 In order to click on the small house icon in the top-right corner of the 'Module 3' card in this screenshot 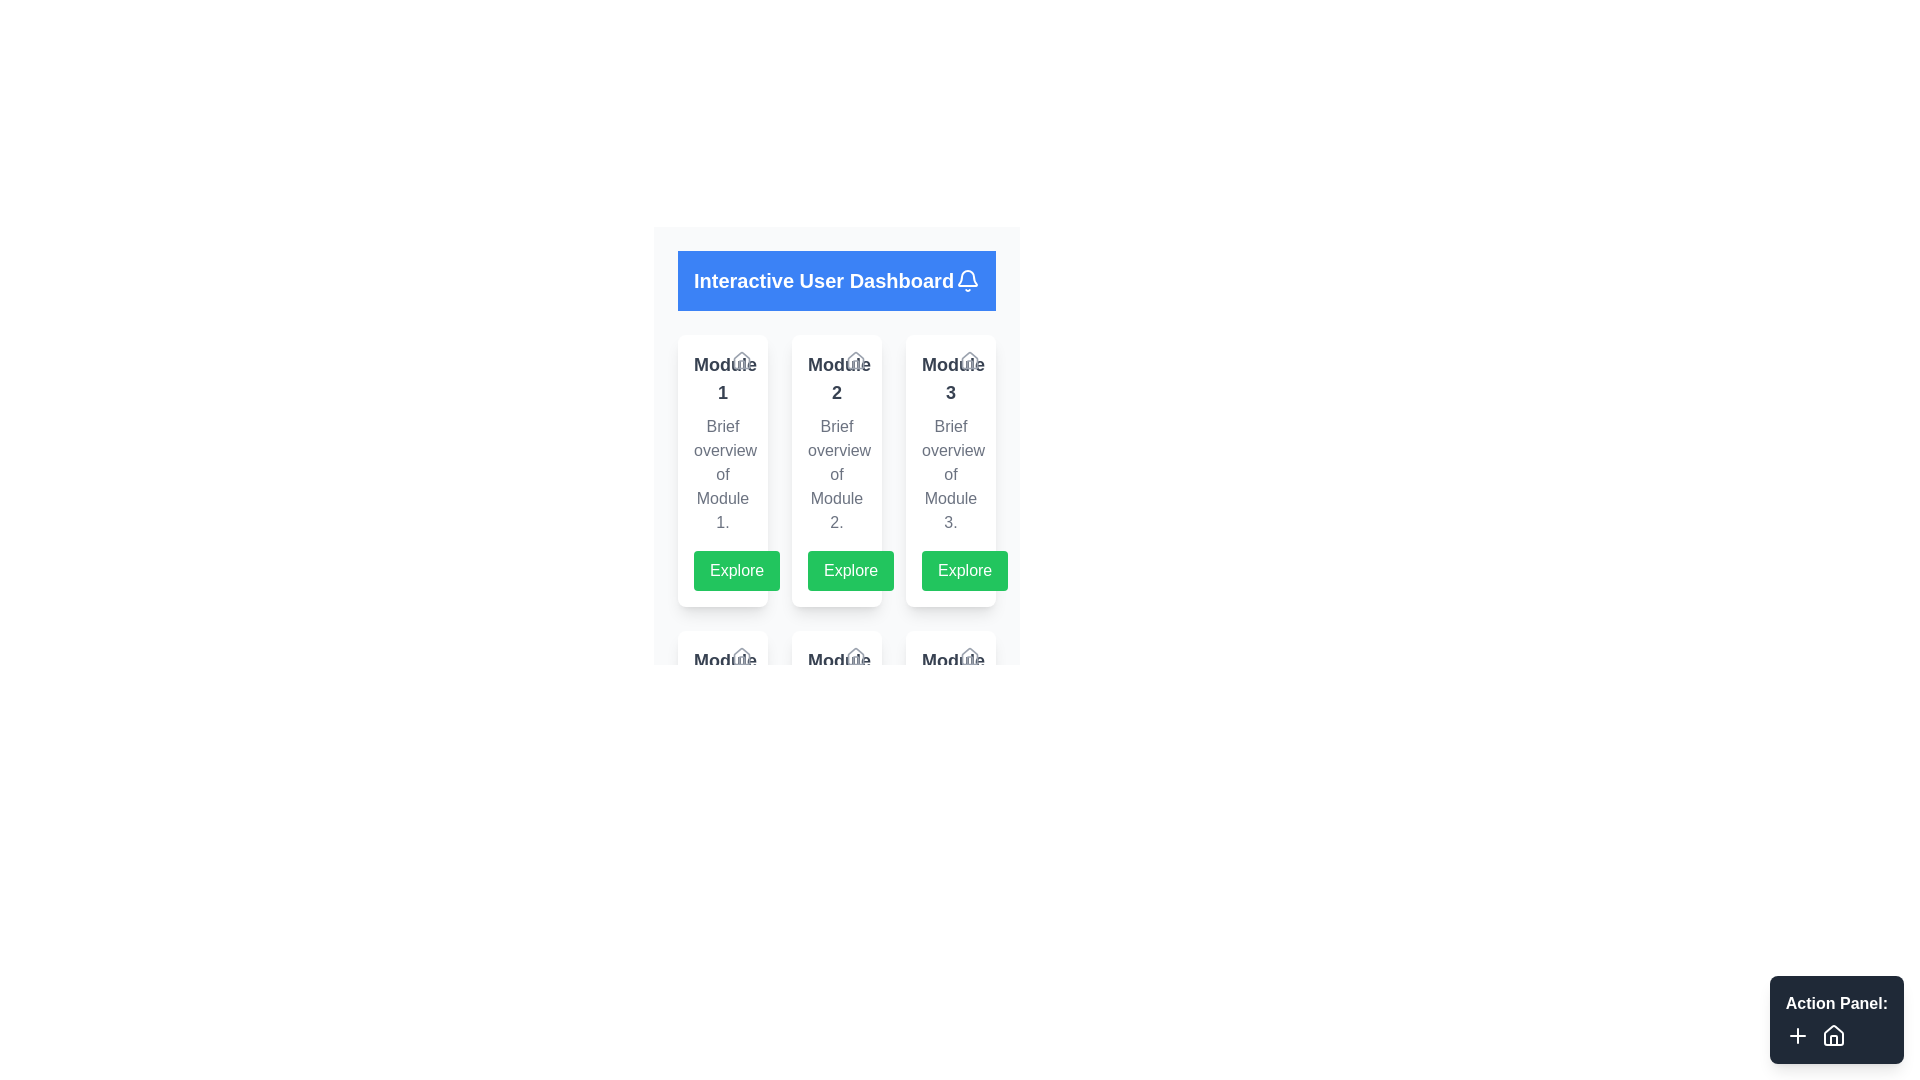, I will do `click(969, 361)`.